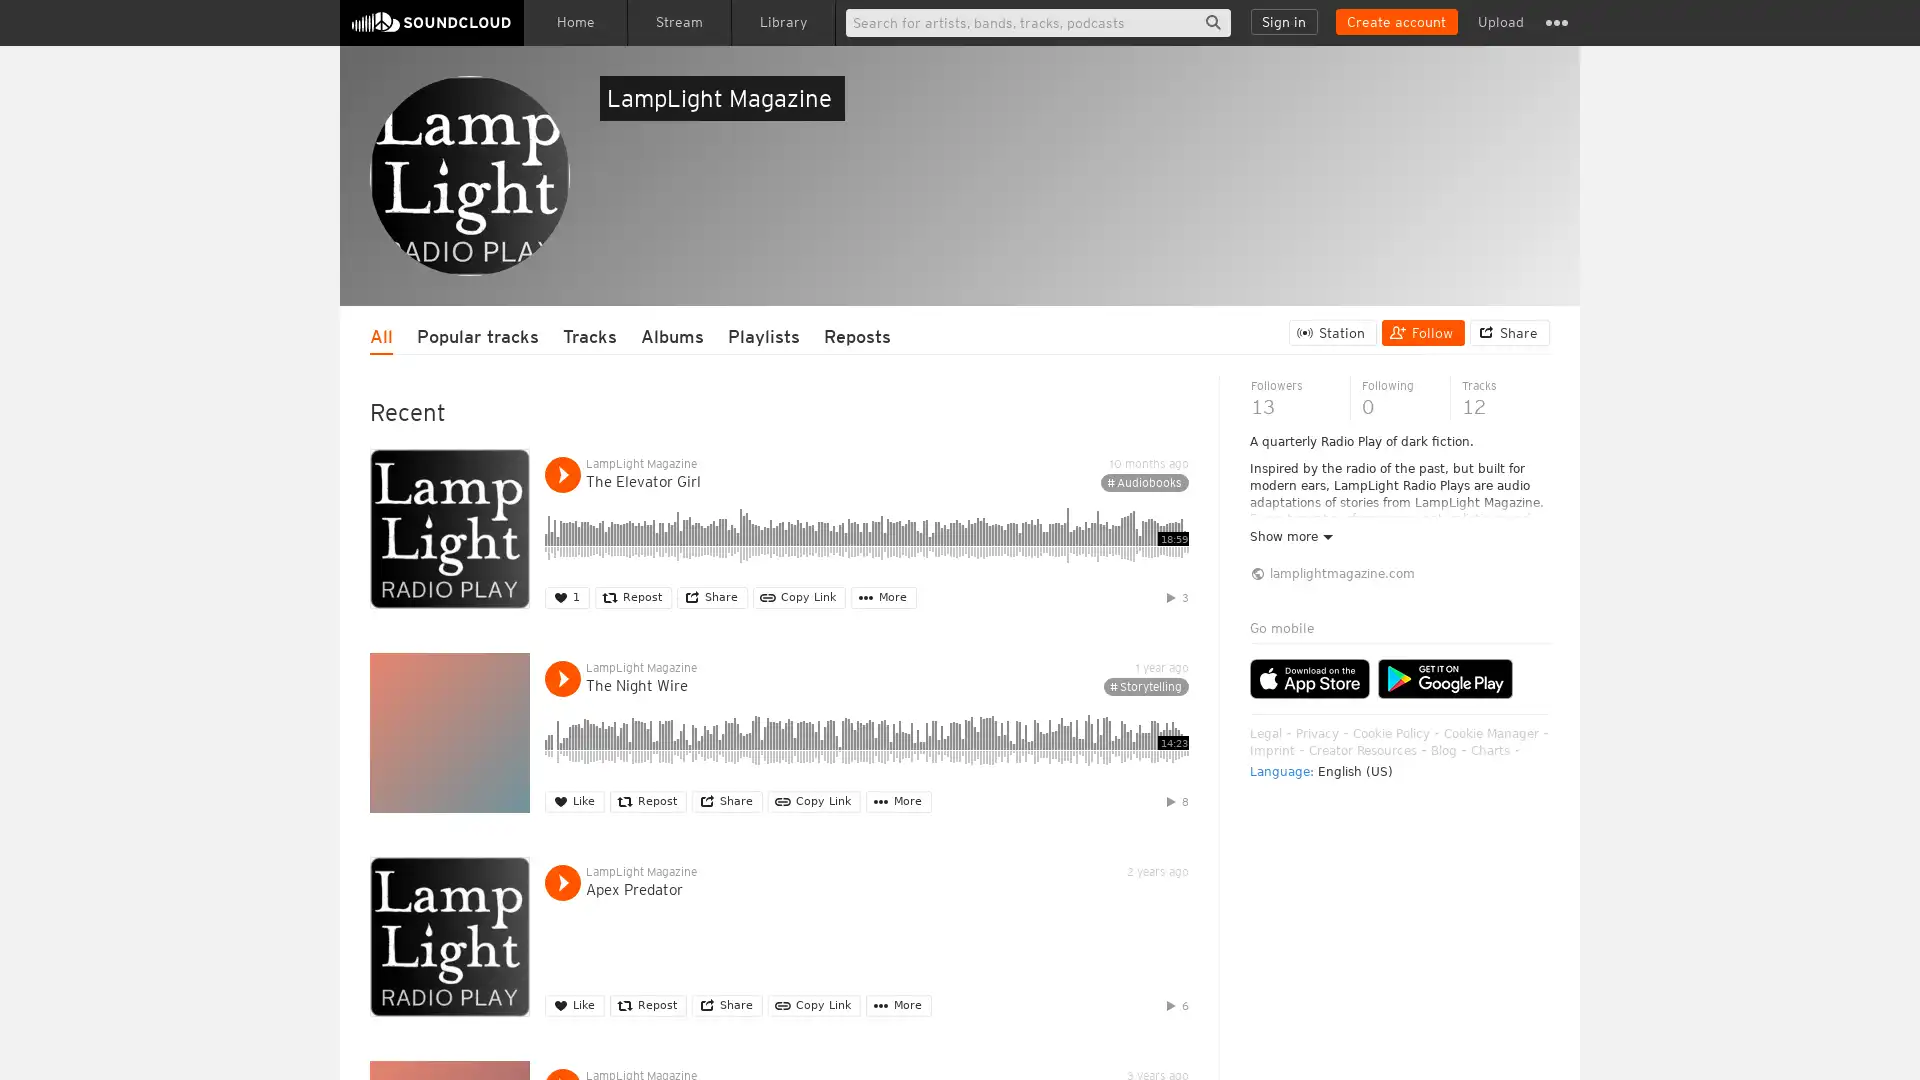 Image resolution: width=1920 pixels, height=1080 pixels. Describe the element at coordinates (561, 881) in the screenshot. I see `Play` at that location.